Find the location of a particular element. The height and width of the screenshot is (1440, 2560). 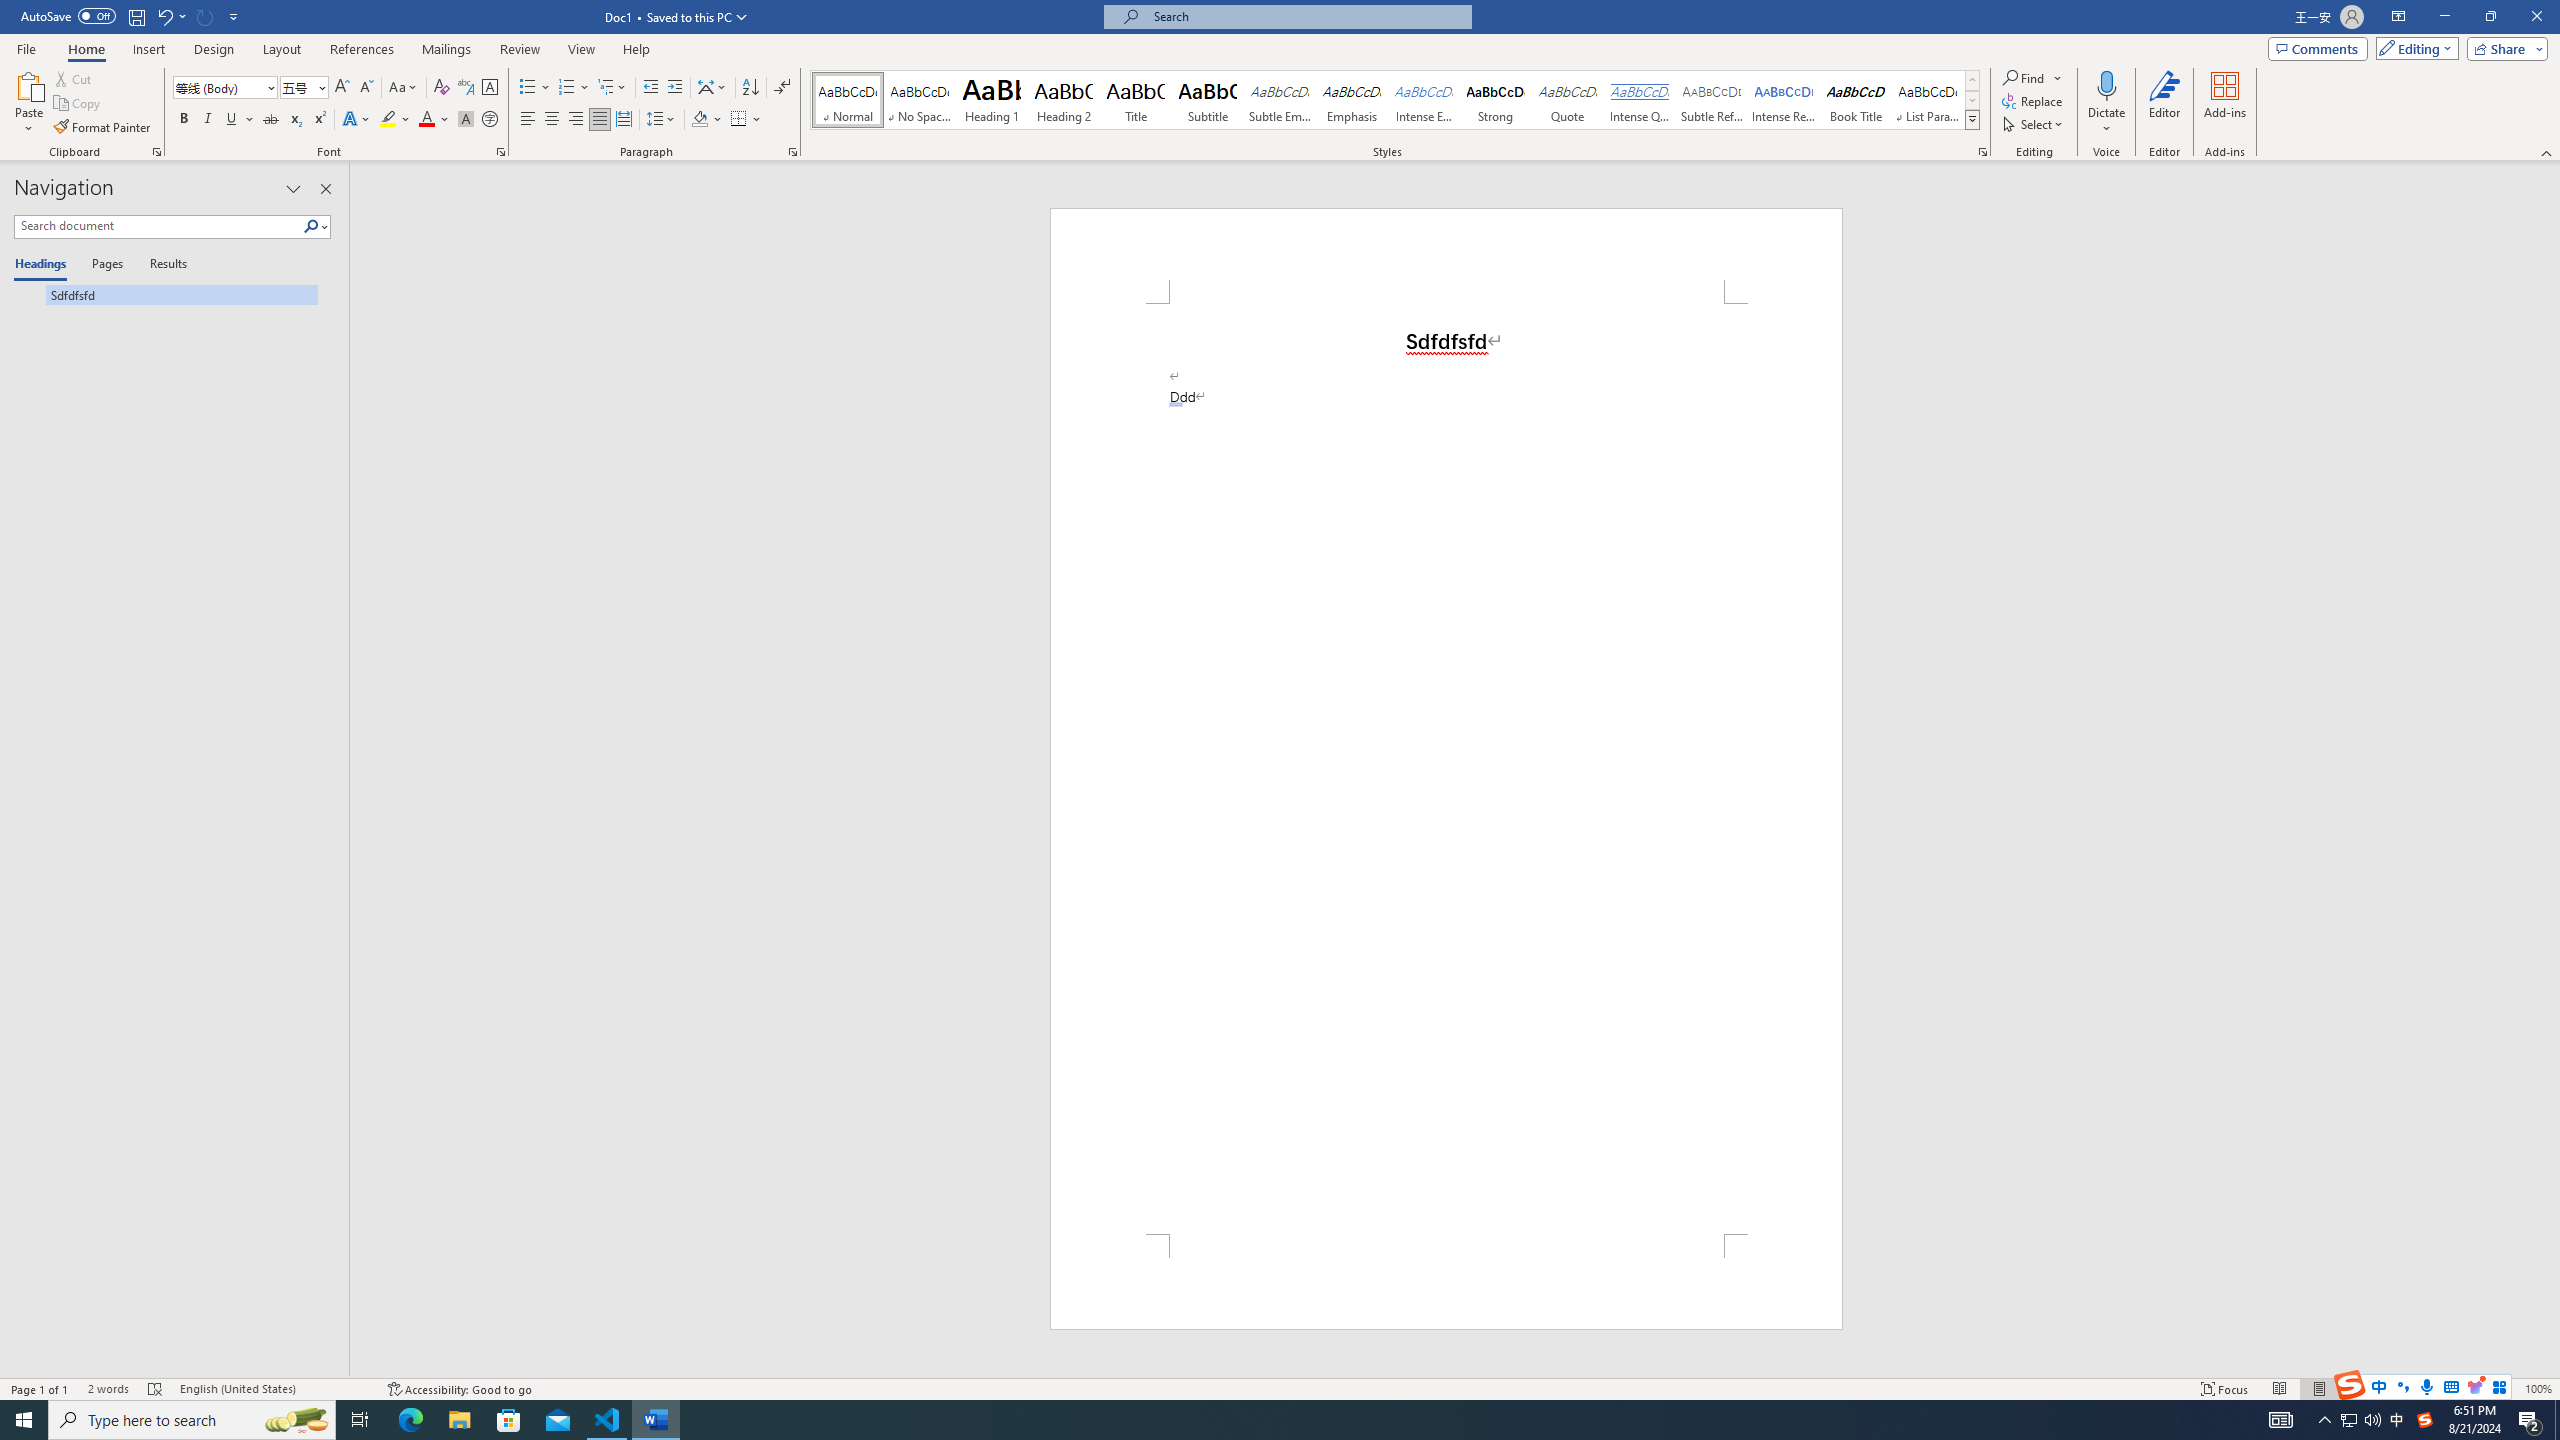

'Intense Quote' is located at coordinates (1639, 99).